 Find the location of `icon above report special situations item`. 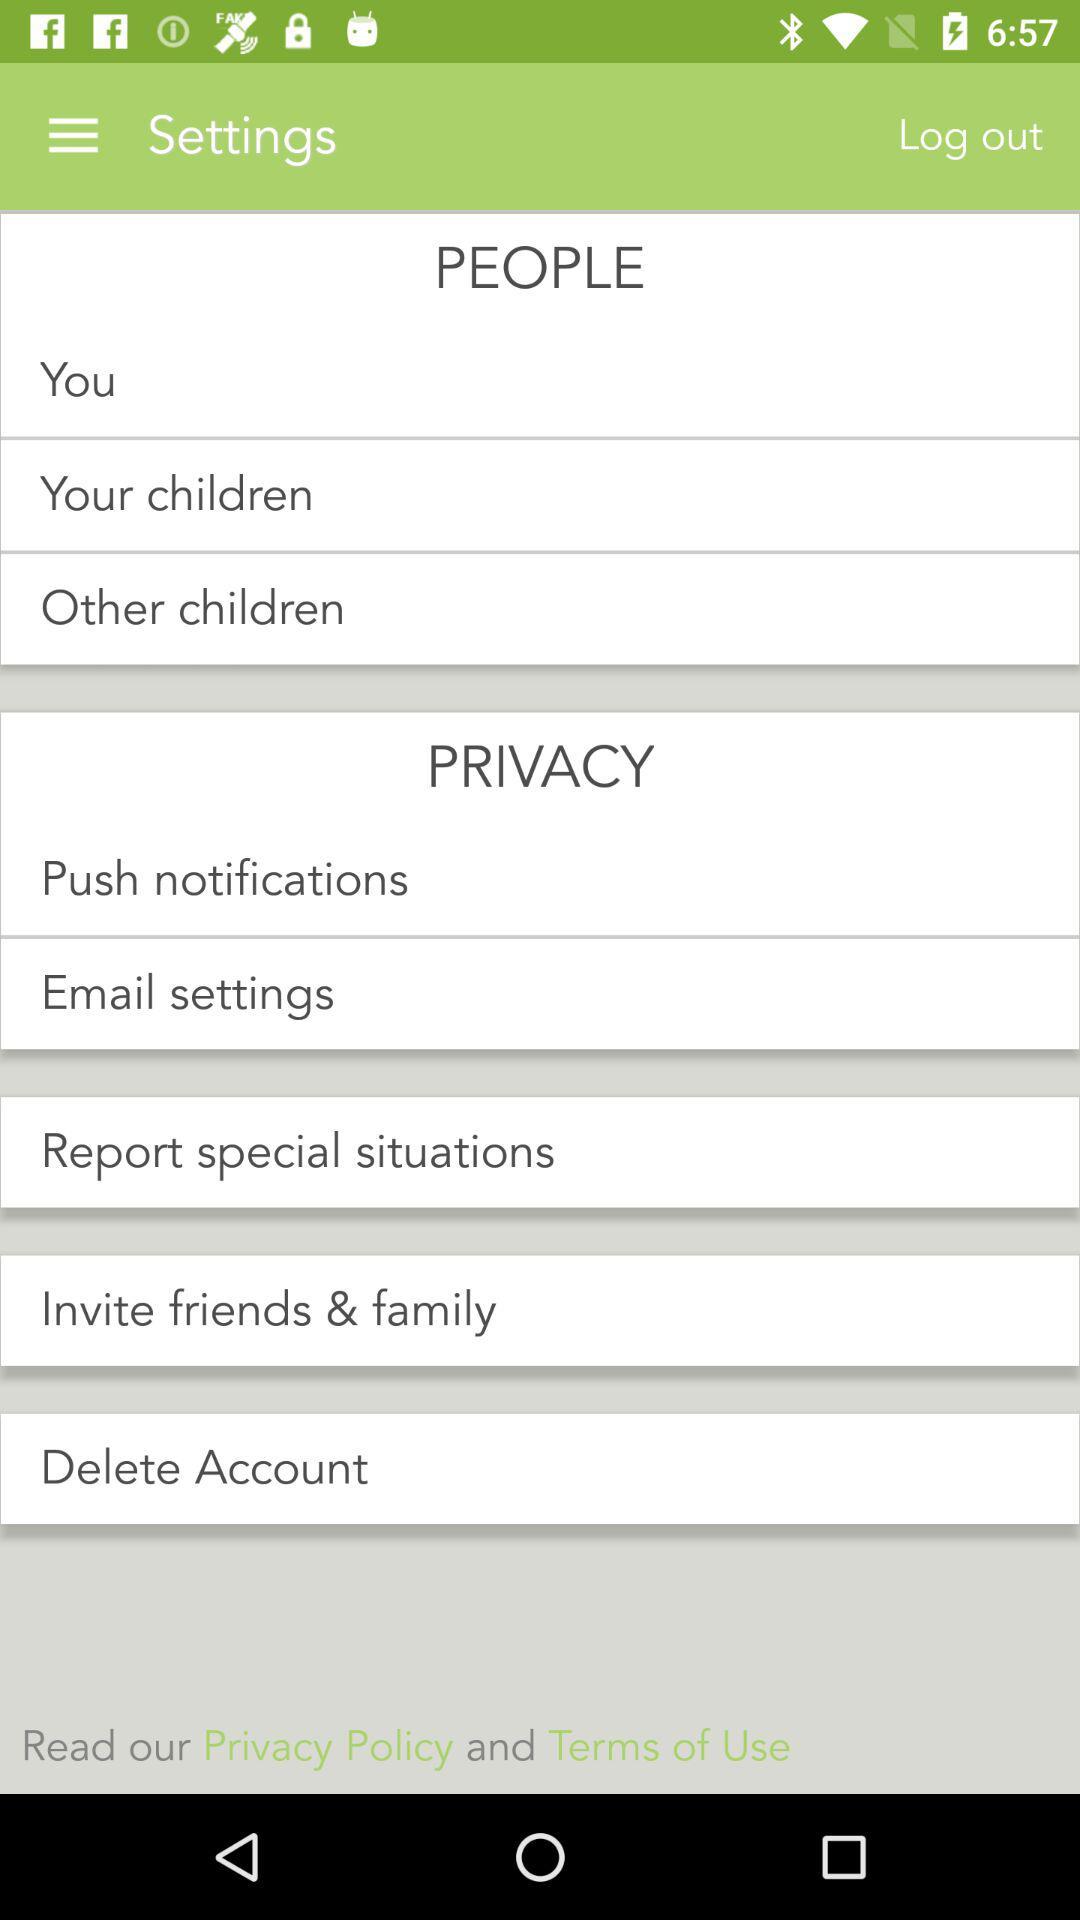

icon above report special situations item is located at coordinates (540, 994).